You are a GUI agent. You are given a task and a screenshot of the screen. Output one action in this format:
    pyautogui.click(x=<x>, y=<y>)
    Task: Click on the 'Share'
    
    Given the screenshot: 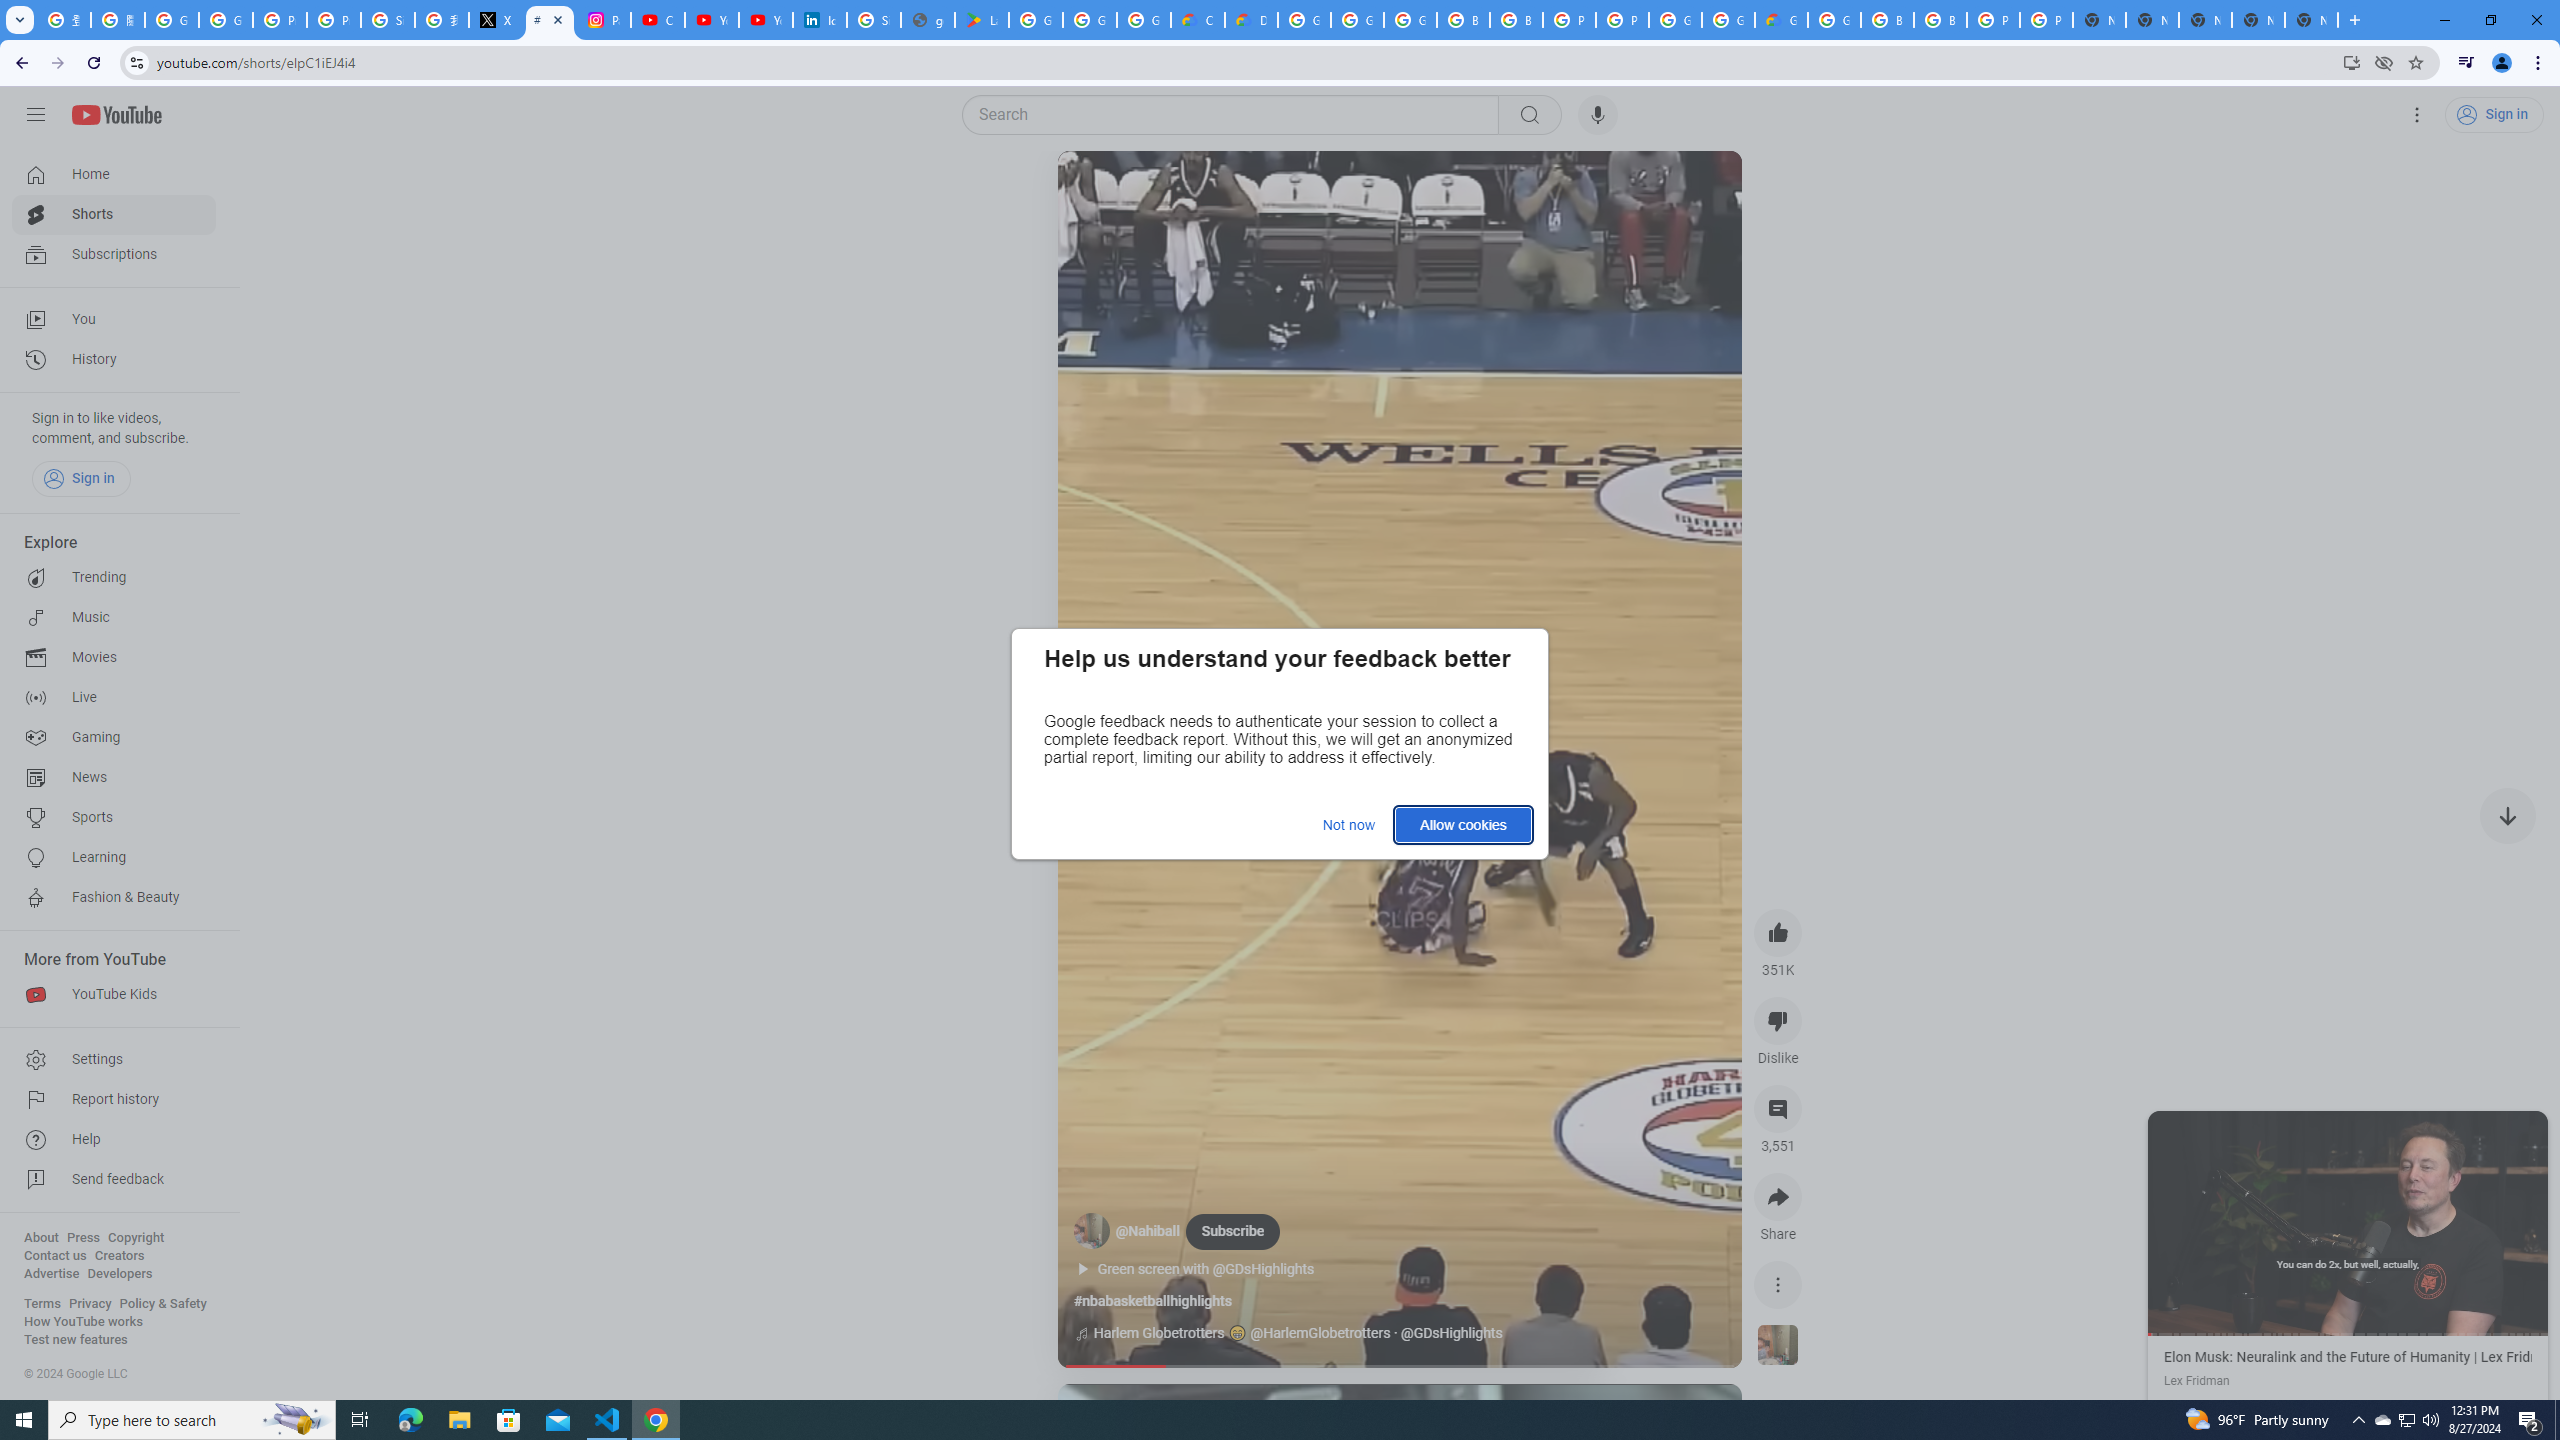 What is the action you would take?
    pyautogui.click(x=1777, y=1196)
    